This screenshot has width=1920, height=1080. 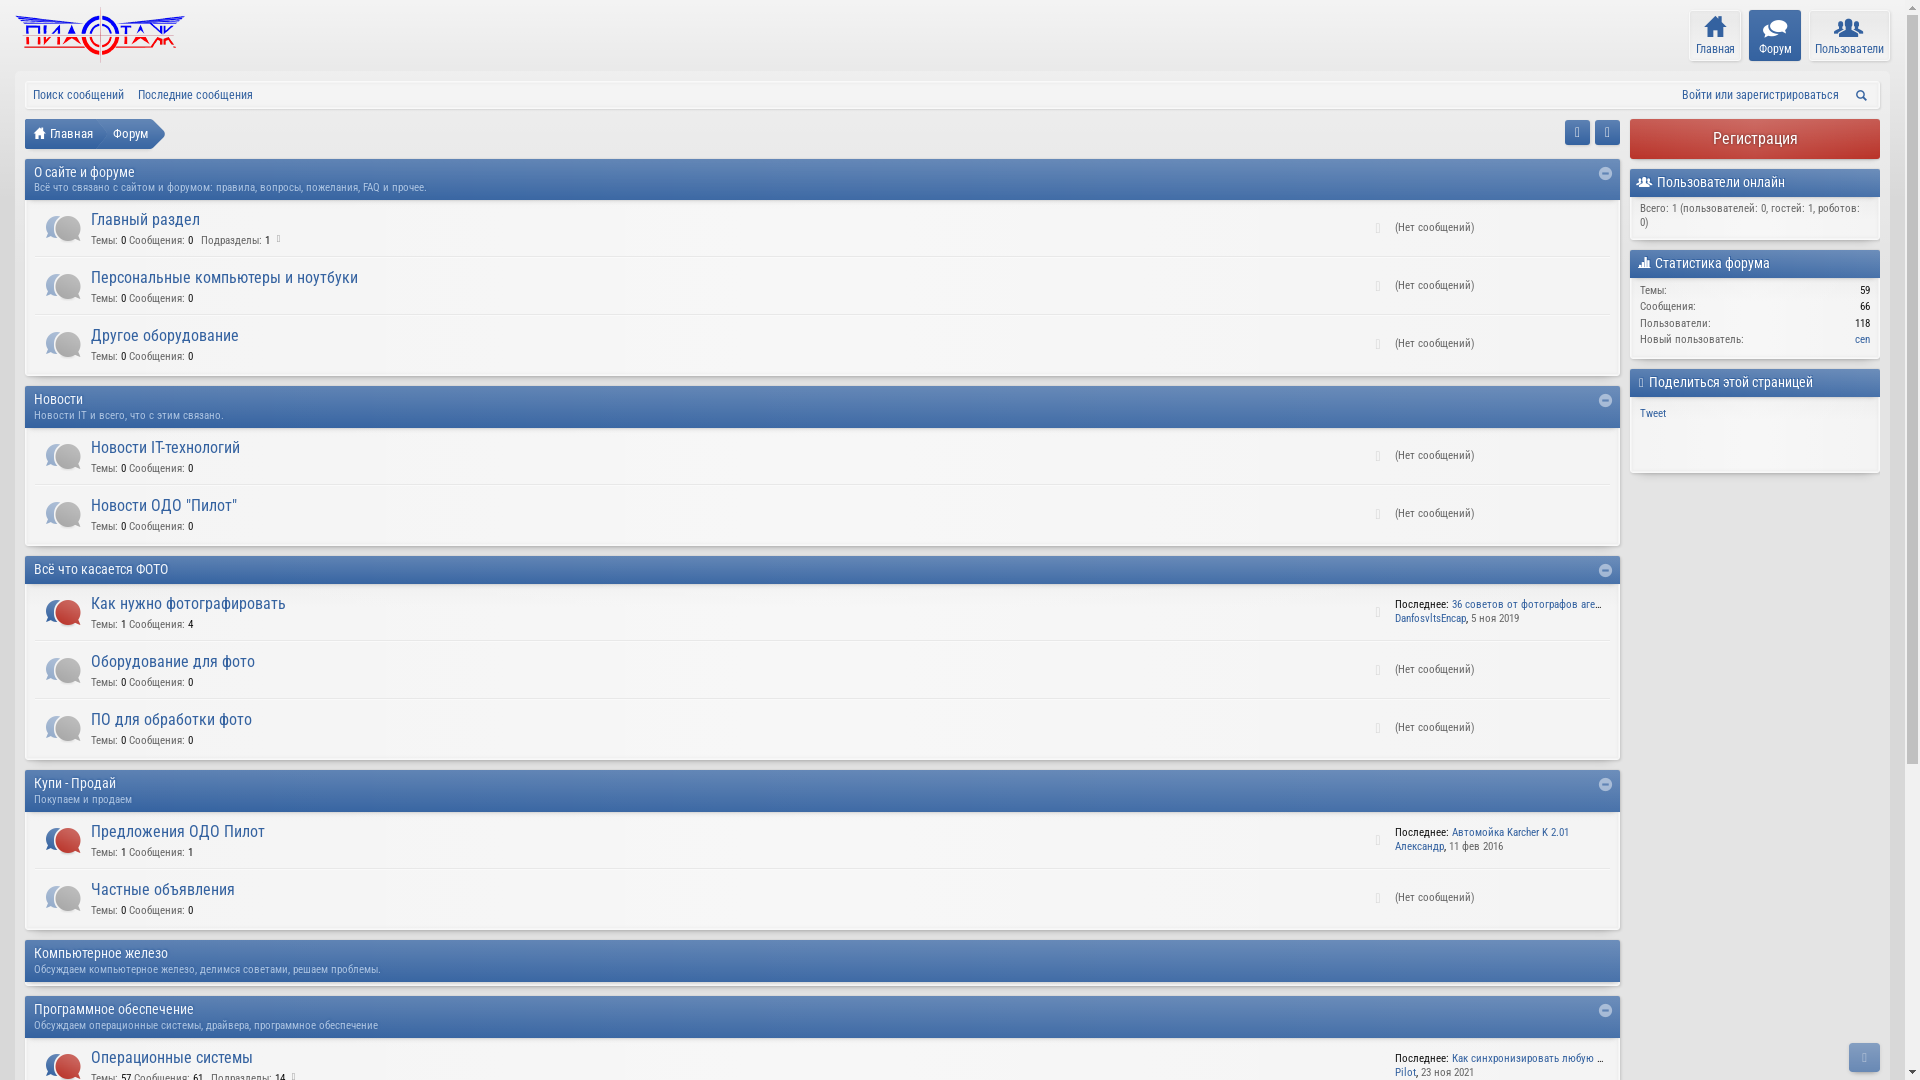 I want to click on 'DanfosvltsEncap', so click(x=1429, y=617).